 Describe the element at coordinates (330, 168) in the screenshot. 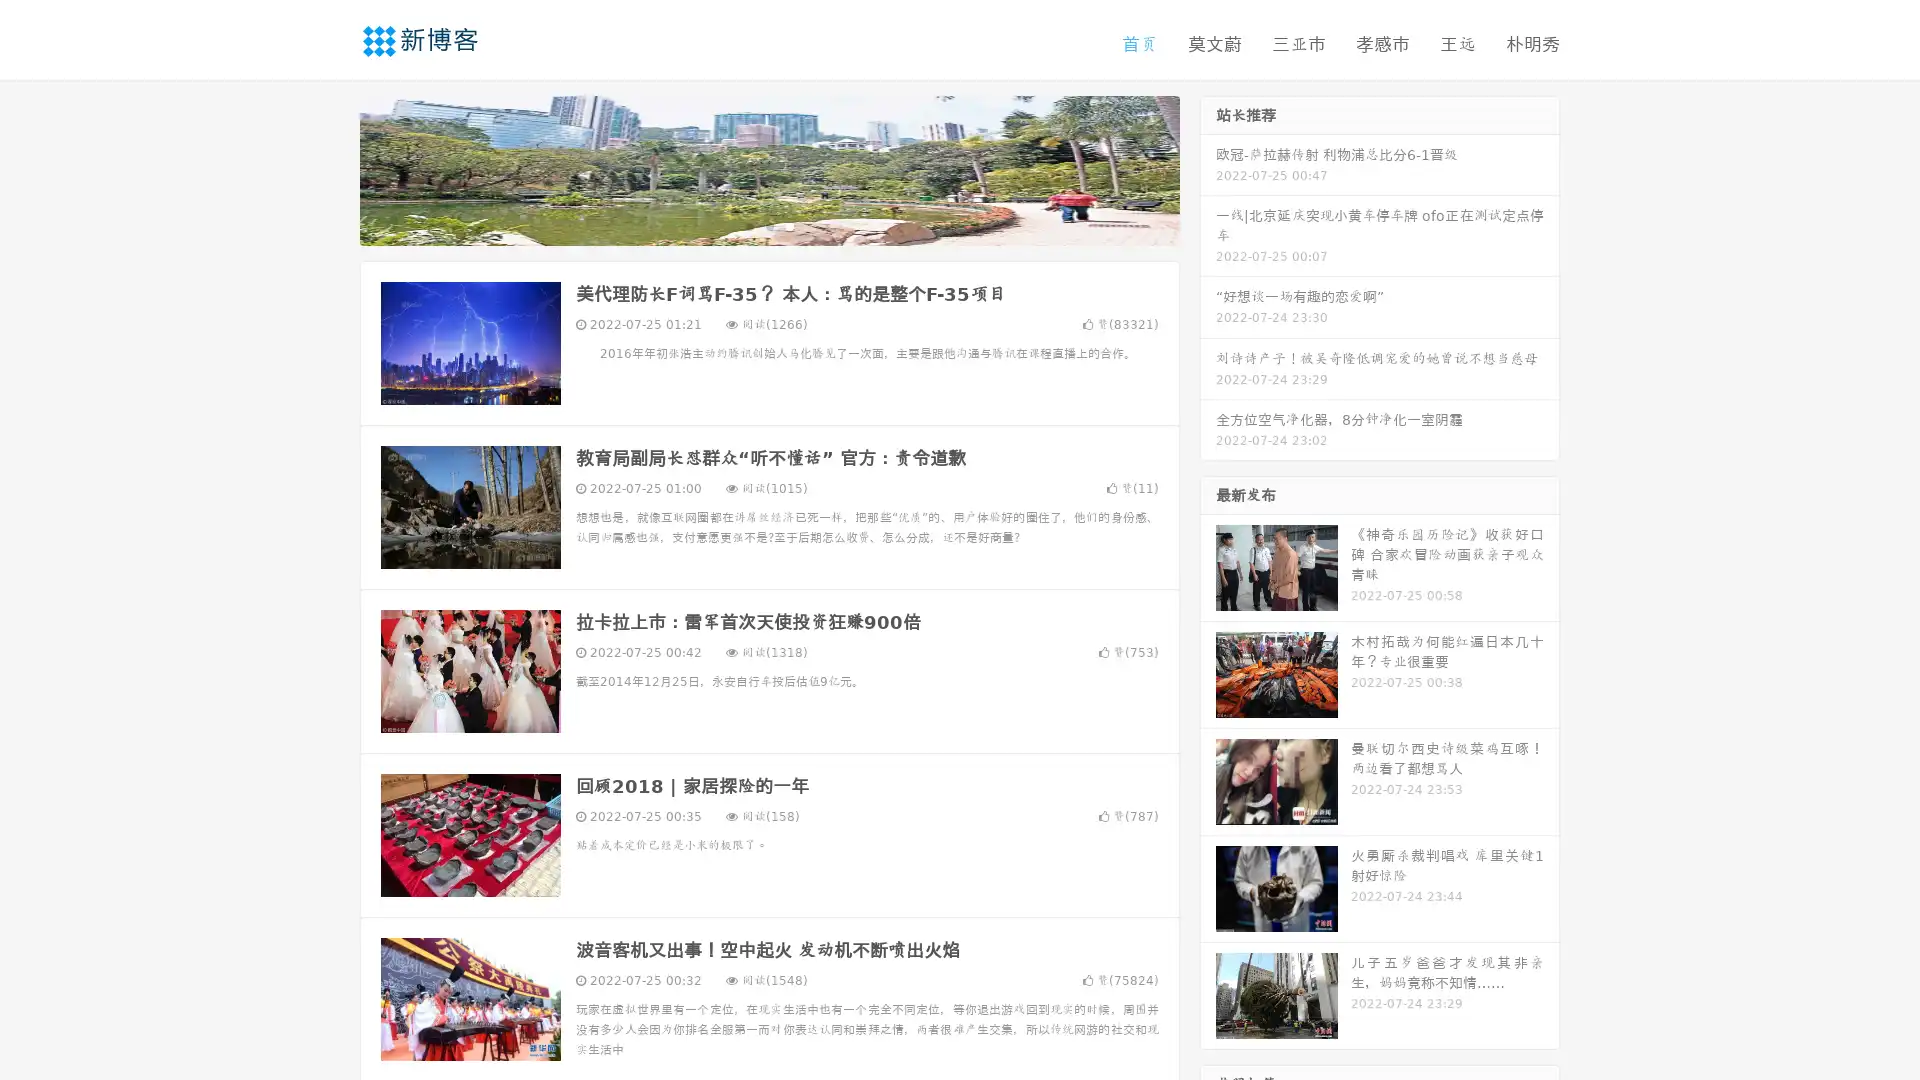

I see `Previous slide` at that location.